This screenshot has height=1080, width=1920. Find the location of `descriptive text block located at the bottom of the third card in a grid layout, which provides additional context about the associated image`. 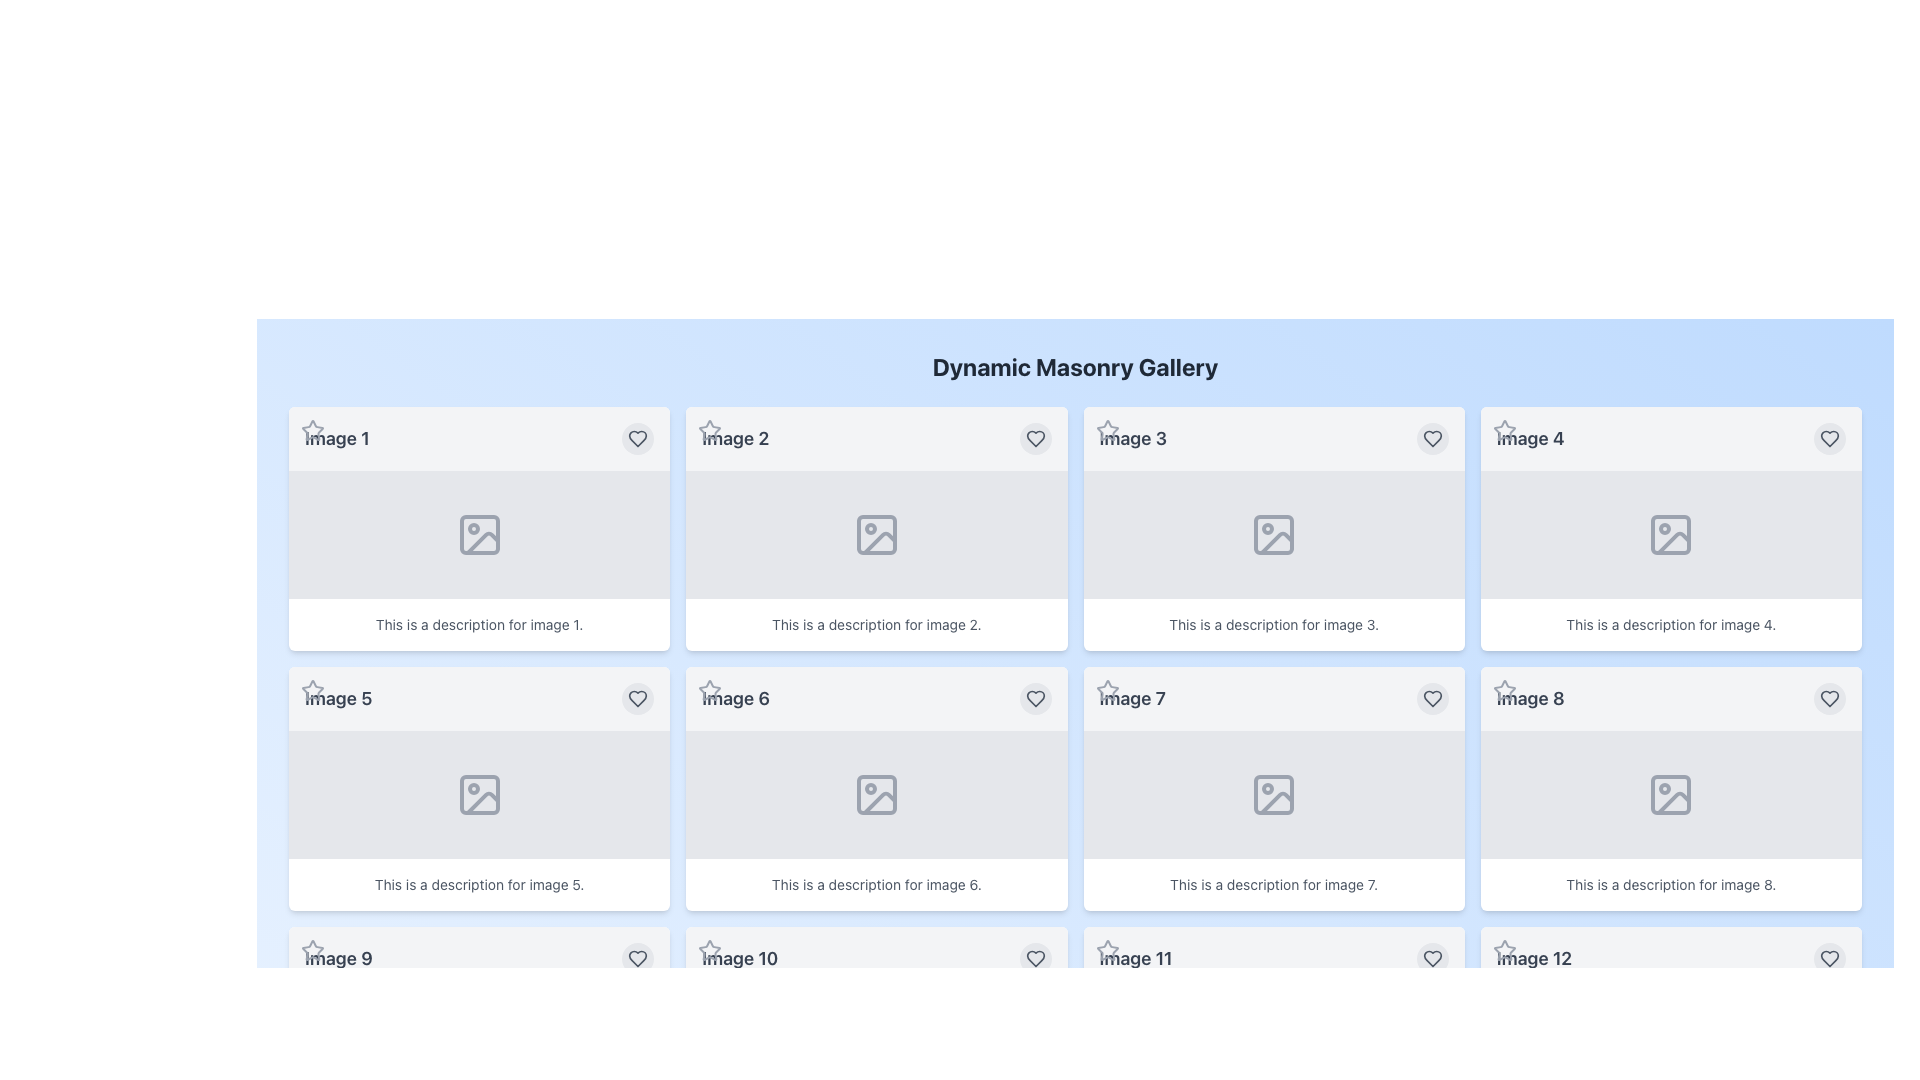

descriptive text block located at the bottom of the third card in a grid layout, which provides additional context about the associated image is located at coordinates (1273, 623).